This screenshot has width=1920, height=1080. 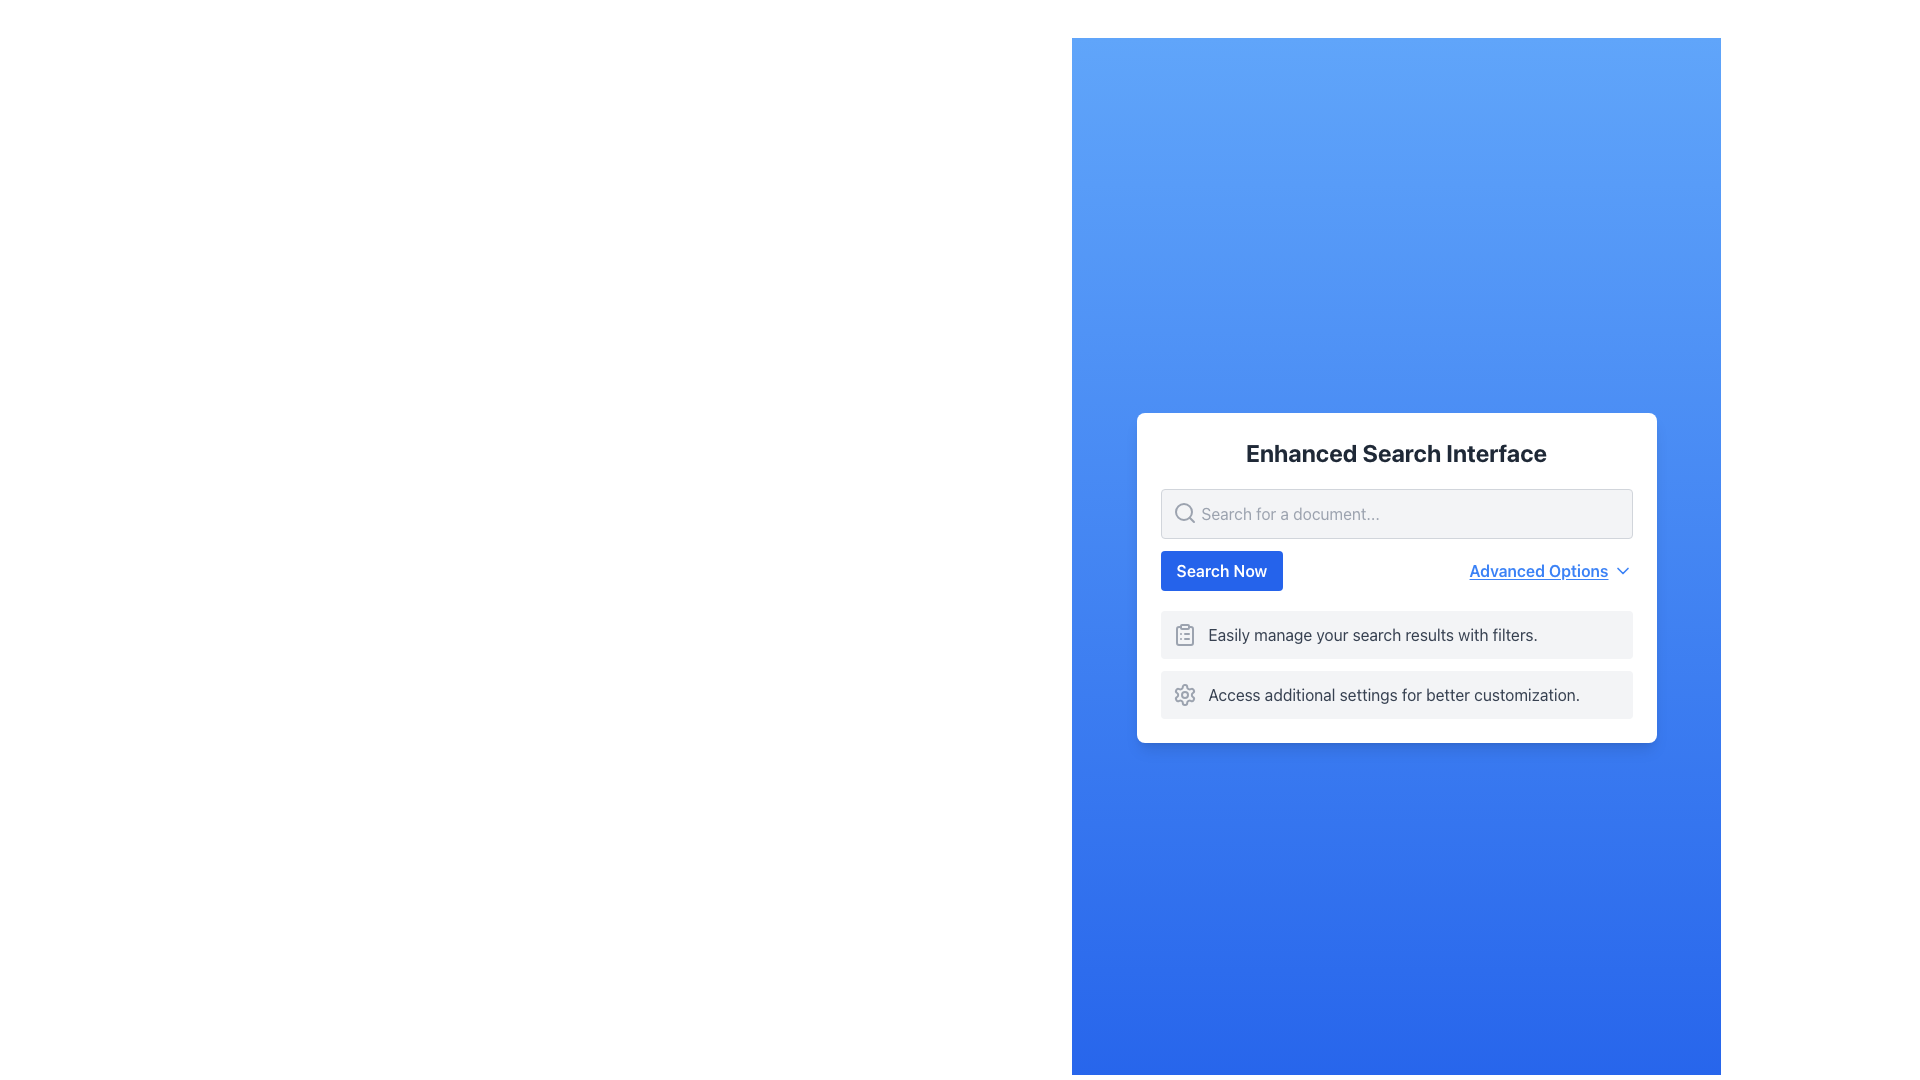 I want to click on the Link with dropdown icon, so click(x=1549, y=570).